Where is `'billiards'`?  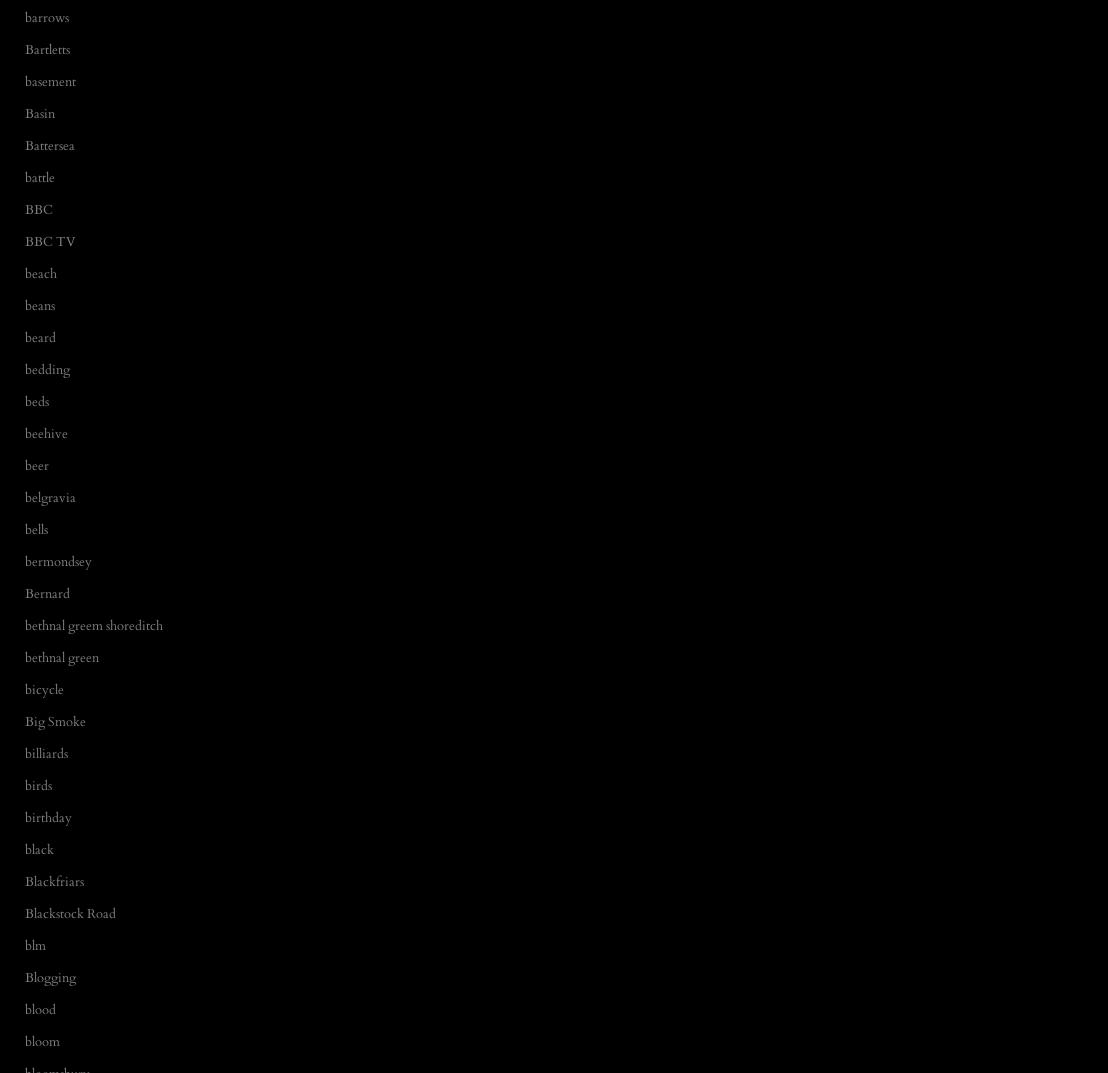
'billiards' is located at coordinates (46, 752).